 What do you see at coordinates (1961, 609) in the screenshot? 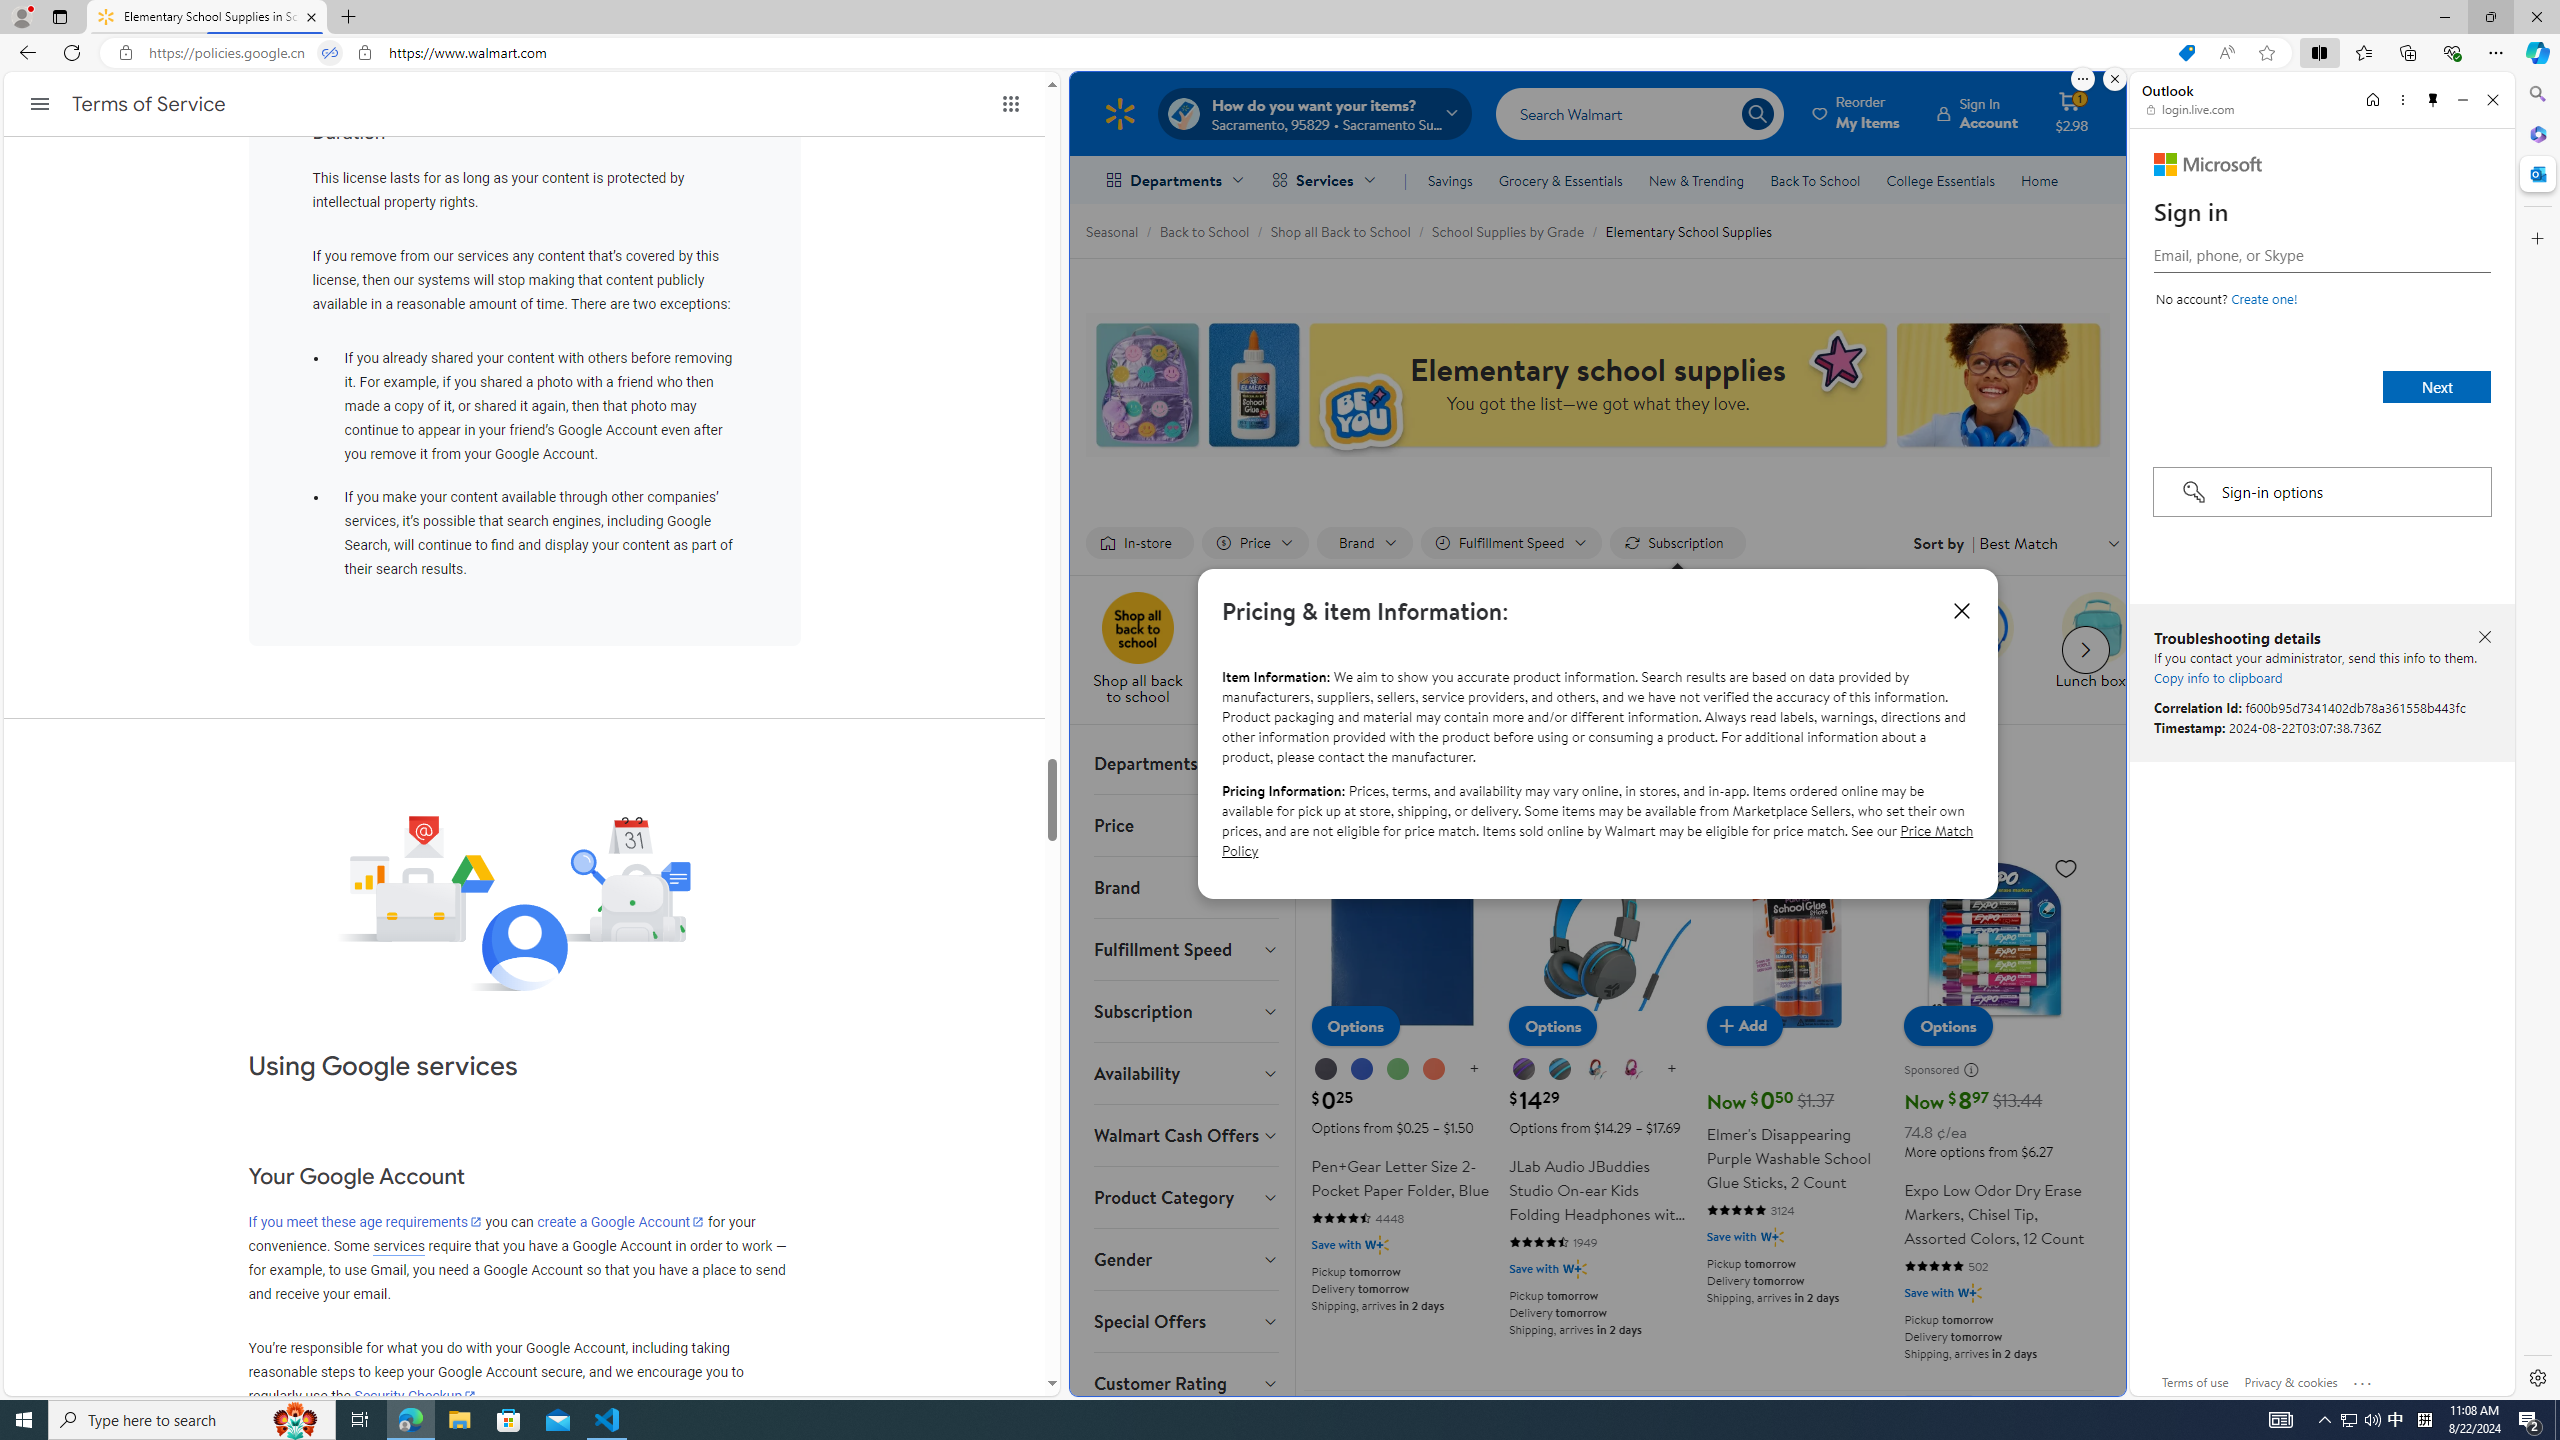
I see `'Close dialog'` at bounding box center [1961, 609].